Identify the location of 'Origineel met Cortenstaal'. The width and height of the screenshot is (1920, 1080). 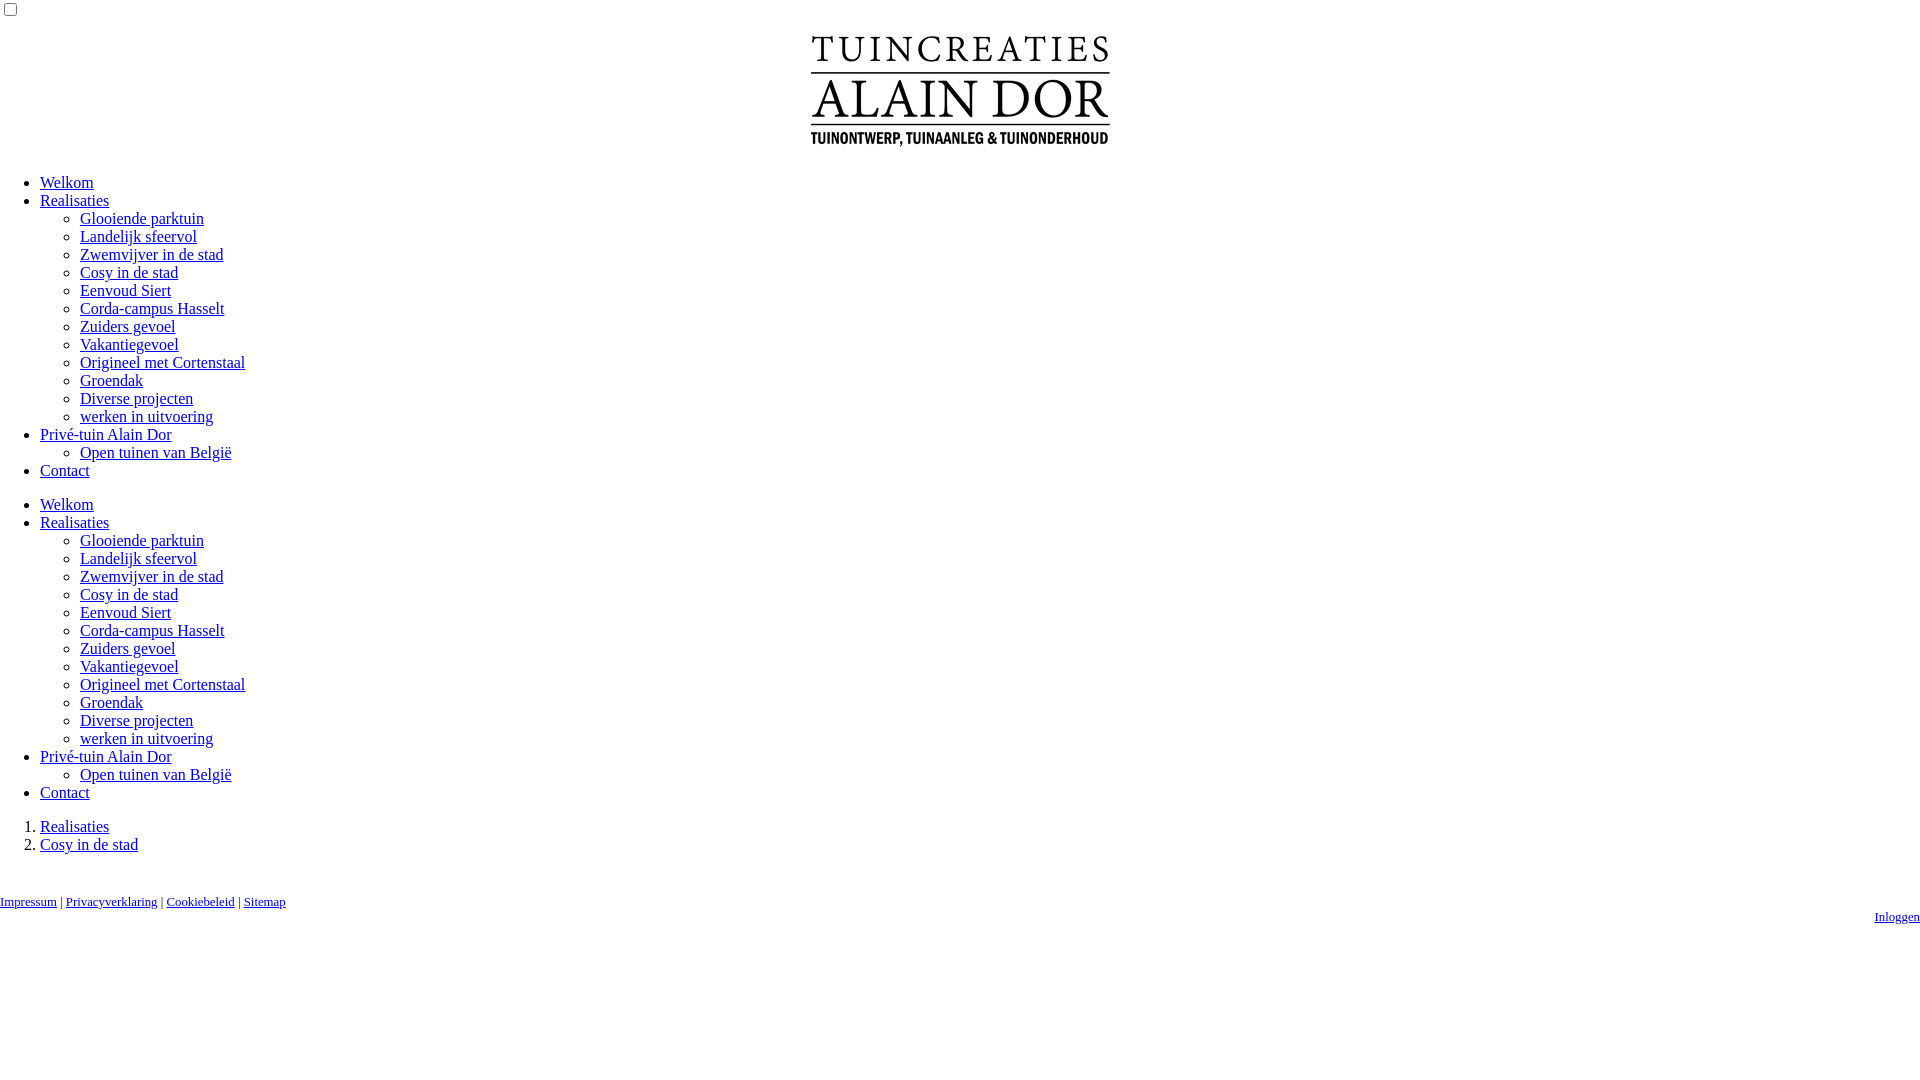
(162, 683).